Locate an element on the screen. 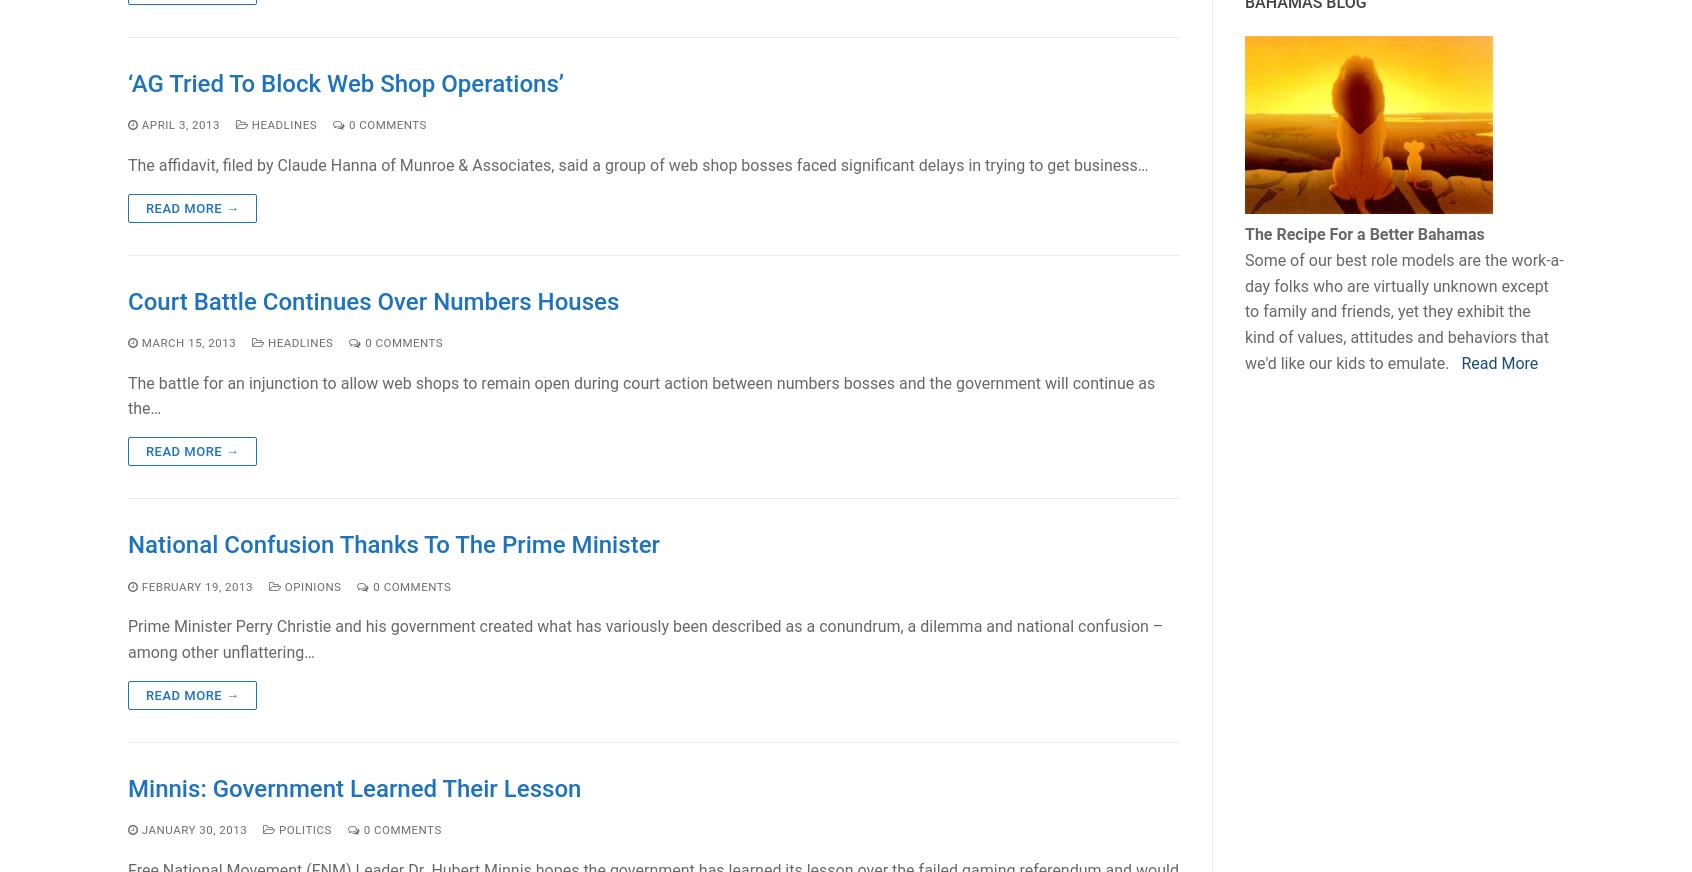  '‘AG Tried To Block Web Shop Operations’' is located at coordinates (345, 82).